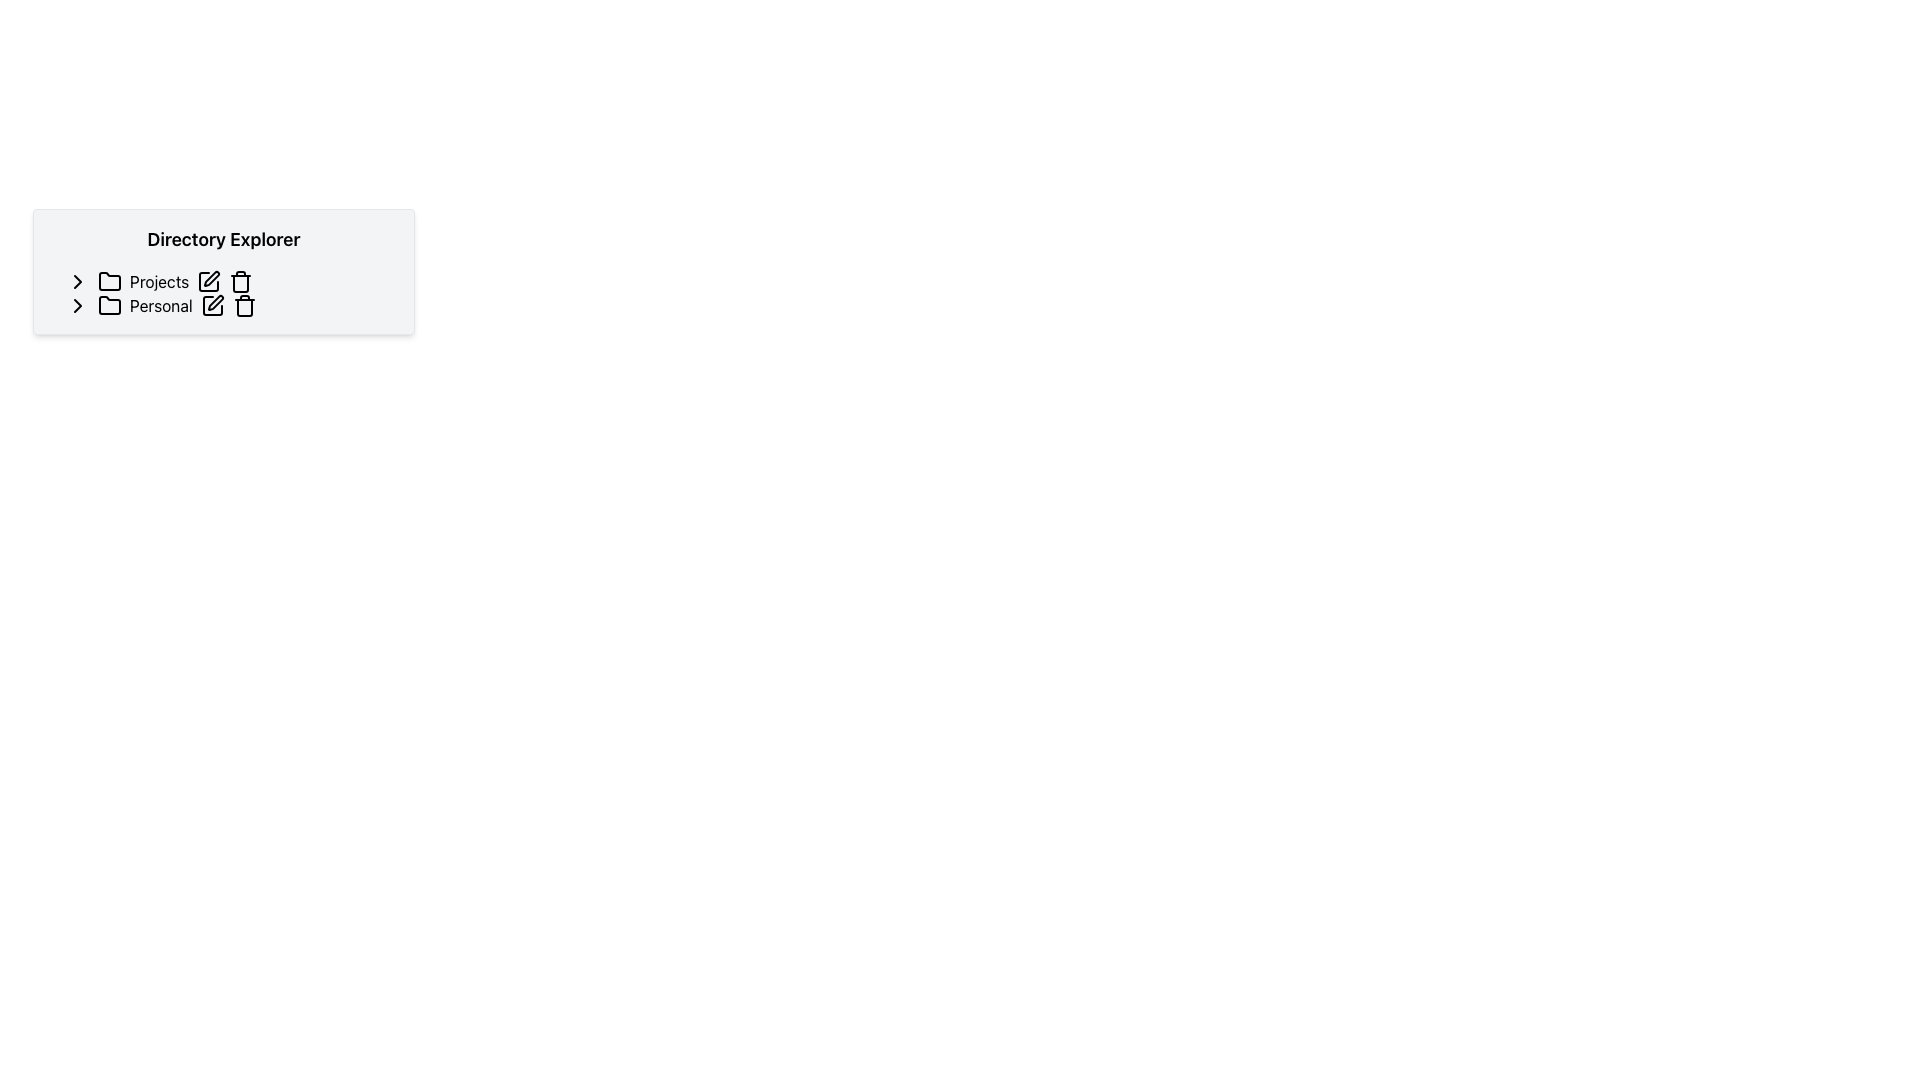 This screenshot has width=1920, height=1080. I want to click on on the 'Personal' folder icon in the Directory Explorer, so click(109, 304).